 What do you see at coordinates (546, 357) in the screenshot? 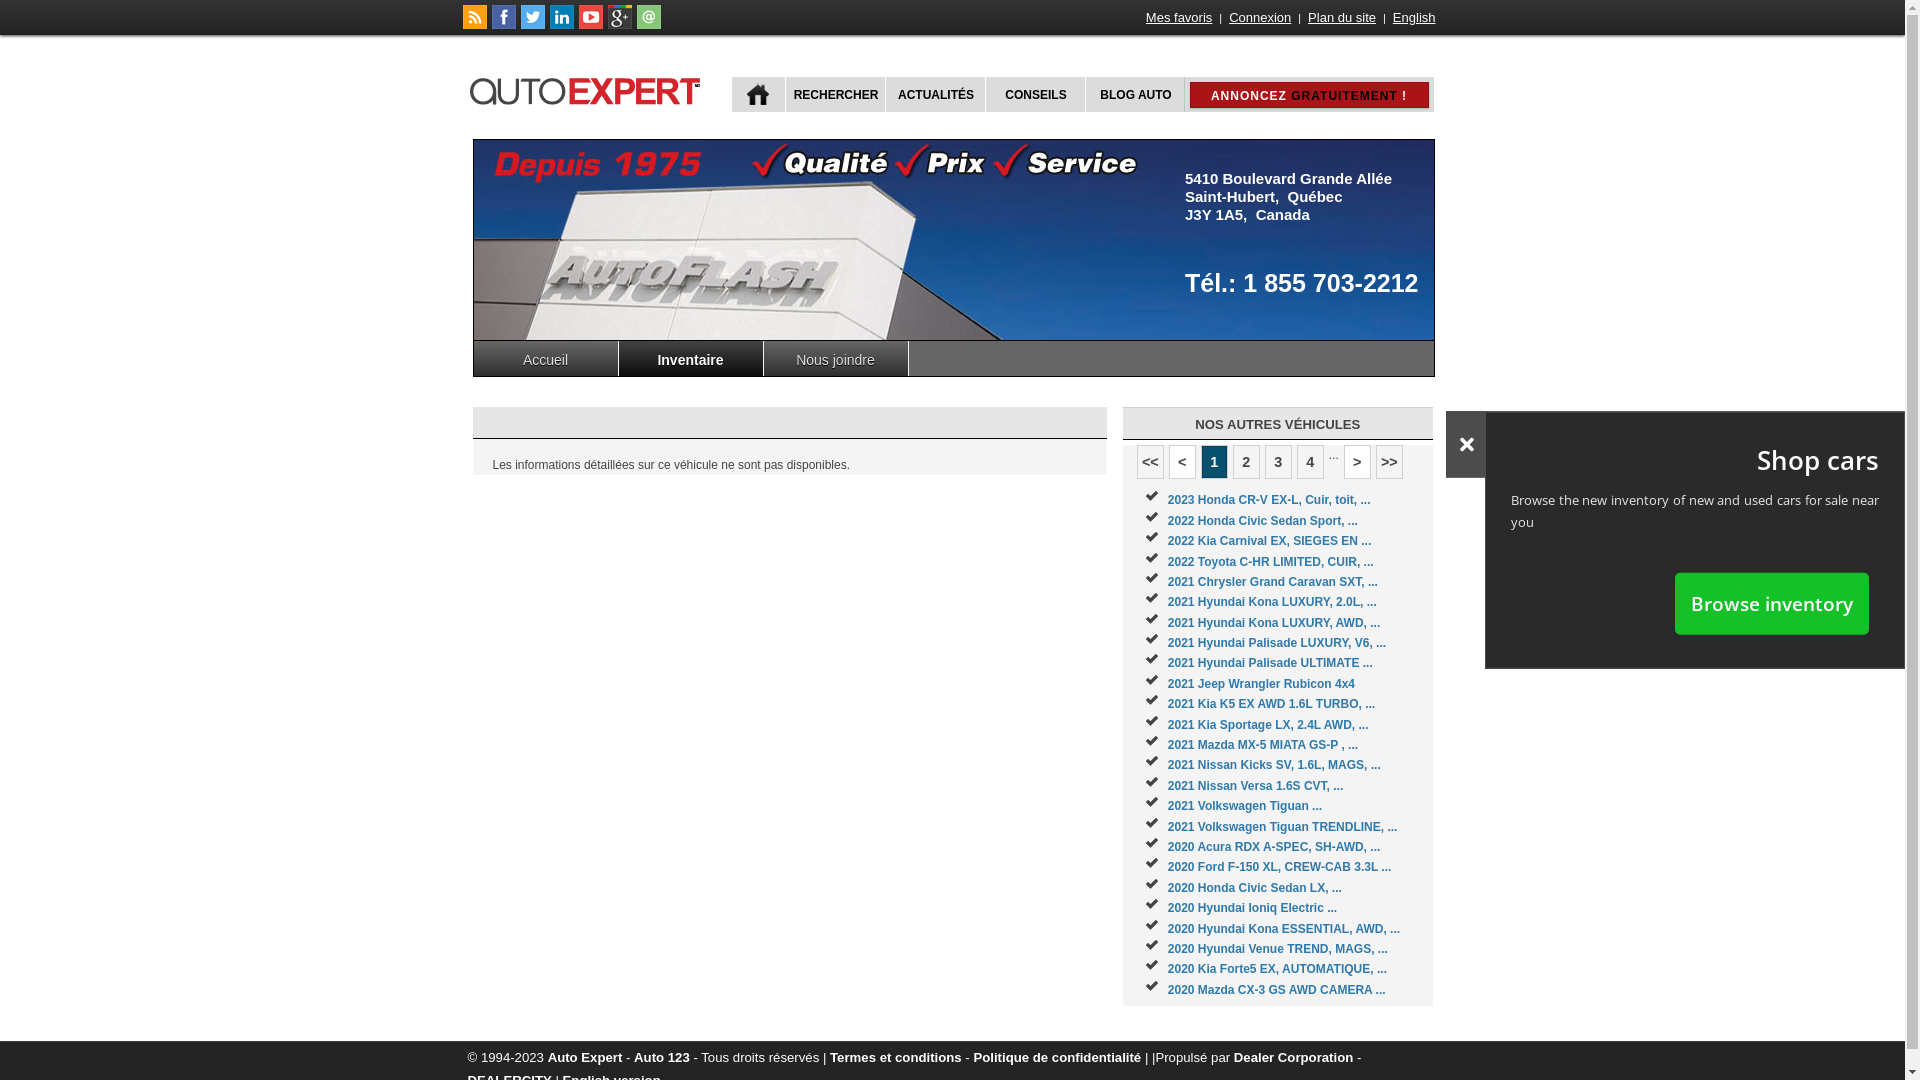
I see `'Accueil'` at bounding box center [546, 357].